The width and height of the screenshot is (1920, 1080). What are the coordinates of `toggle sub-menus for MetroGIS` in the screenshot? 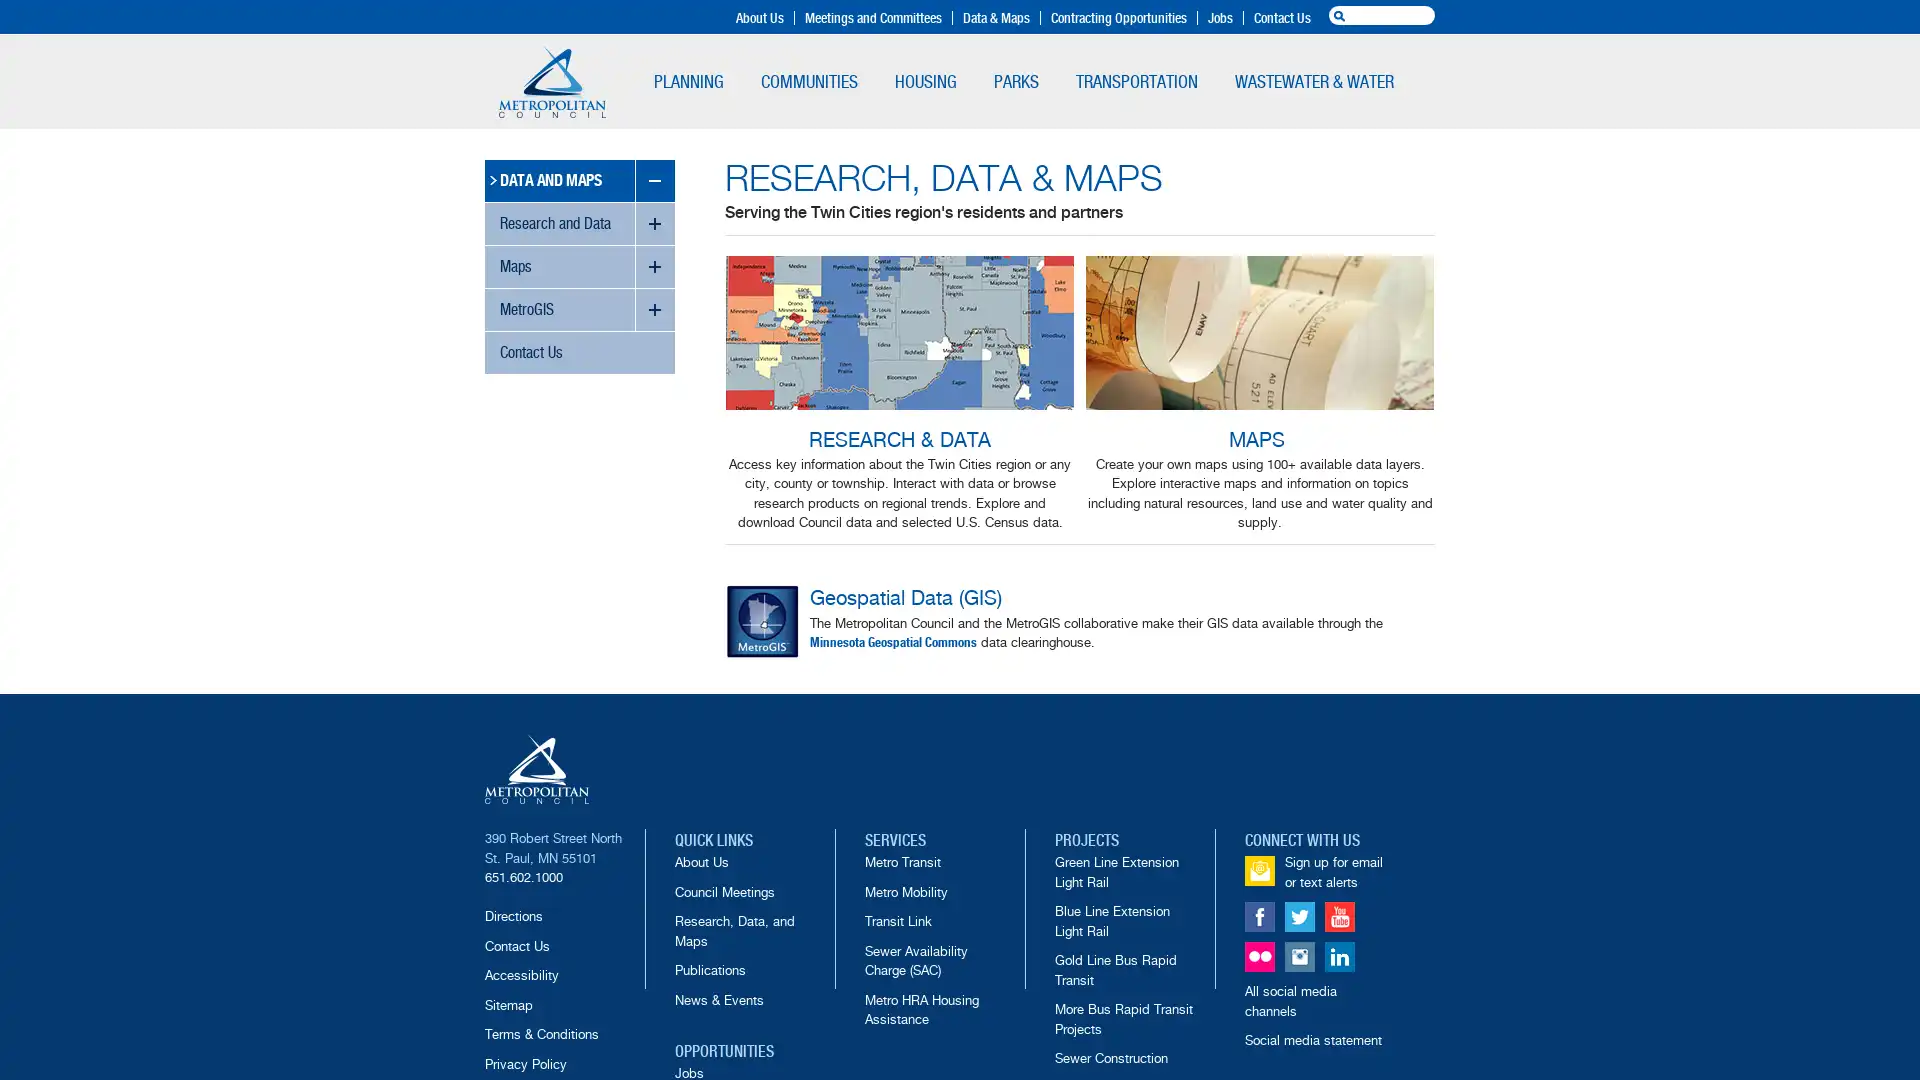 It's located at (654, 310).